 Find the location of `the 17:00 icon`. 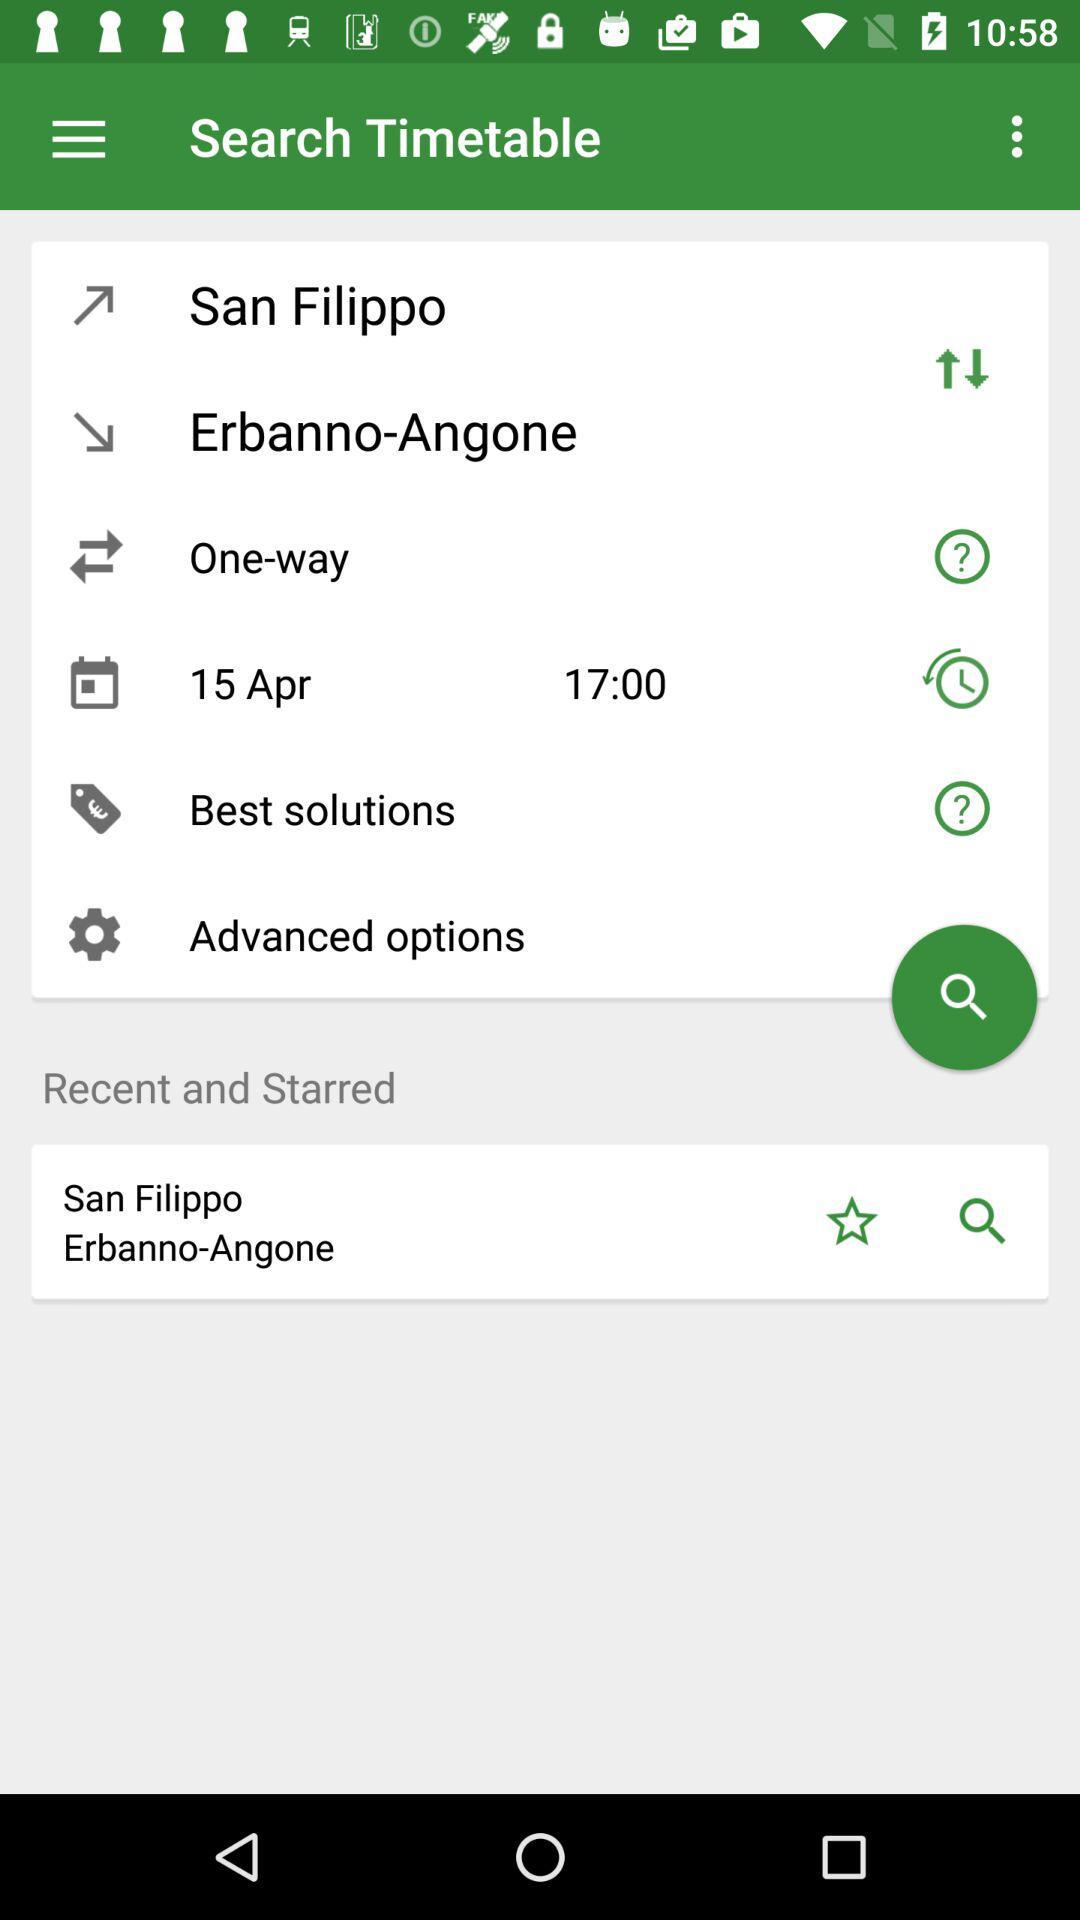

the 17:00 icon is located at coordinates (702, 682).